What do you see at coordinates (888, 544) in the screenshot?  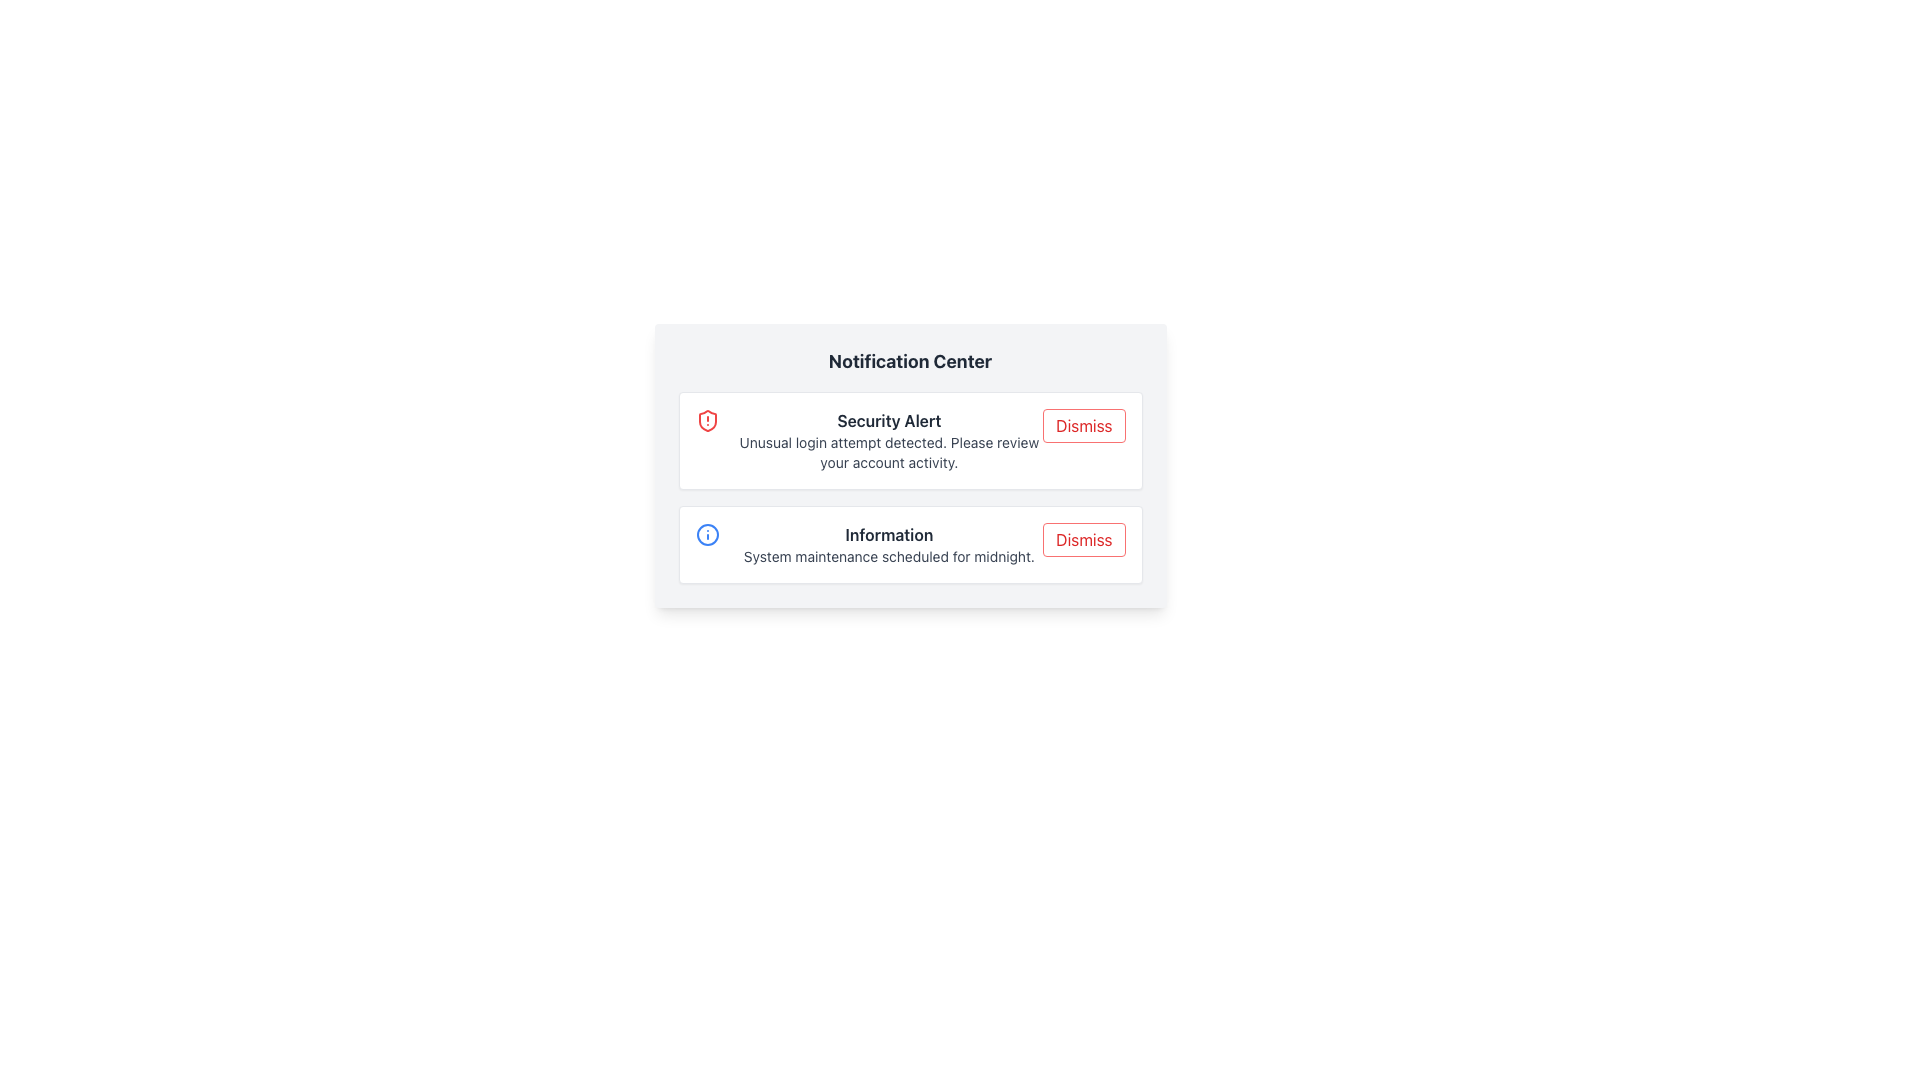 I see `the text block displaying 'Information' regarding system maintenance, which is located in the bottom half of the notification center, to the left of the 'Dismiss' button` at bounding box center [888, 544].